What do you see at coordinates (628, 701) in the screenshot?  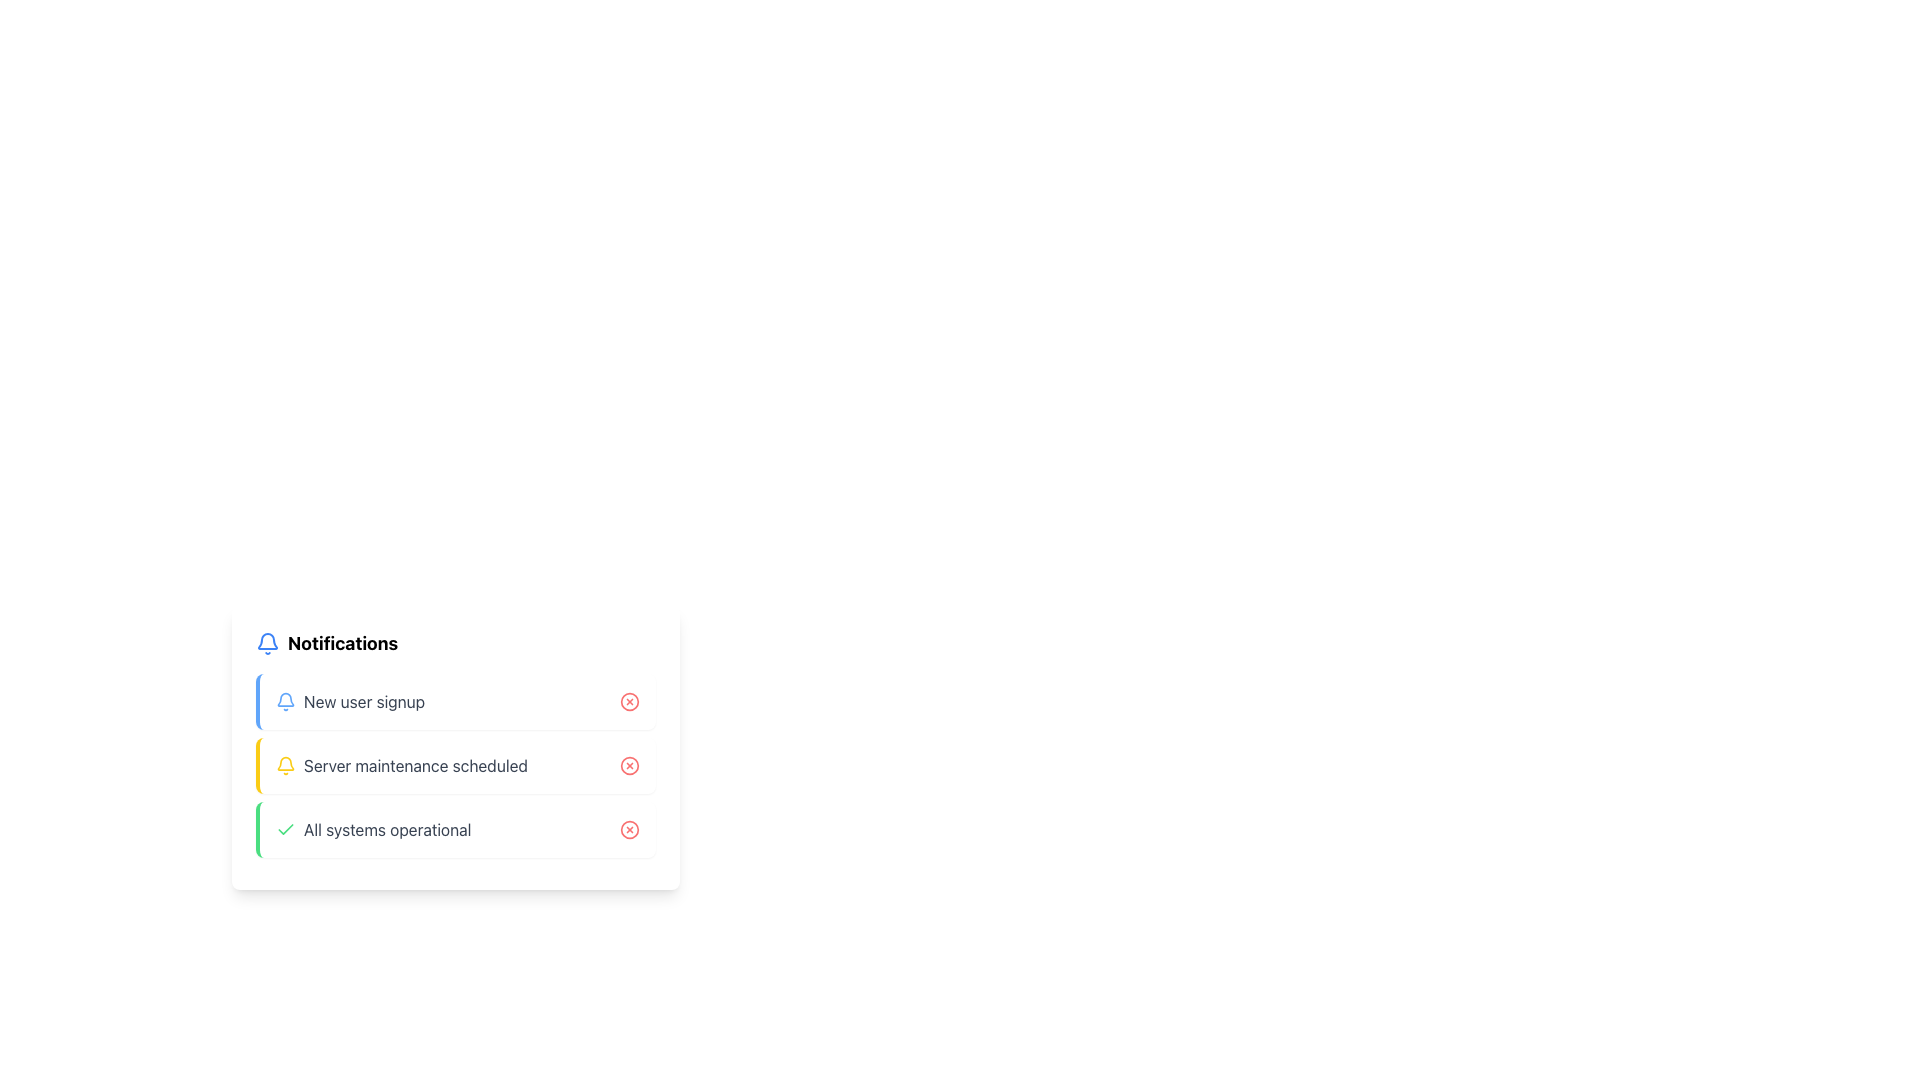 I see `the circular SVG element associated with the 'New user signup' notification` at bounding box center [628, 701].